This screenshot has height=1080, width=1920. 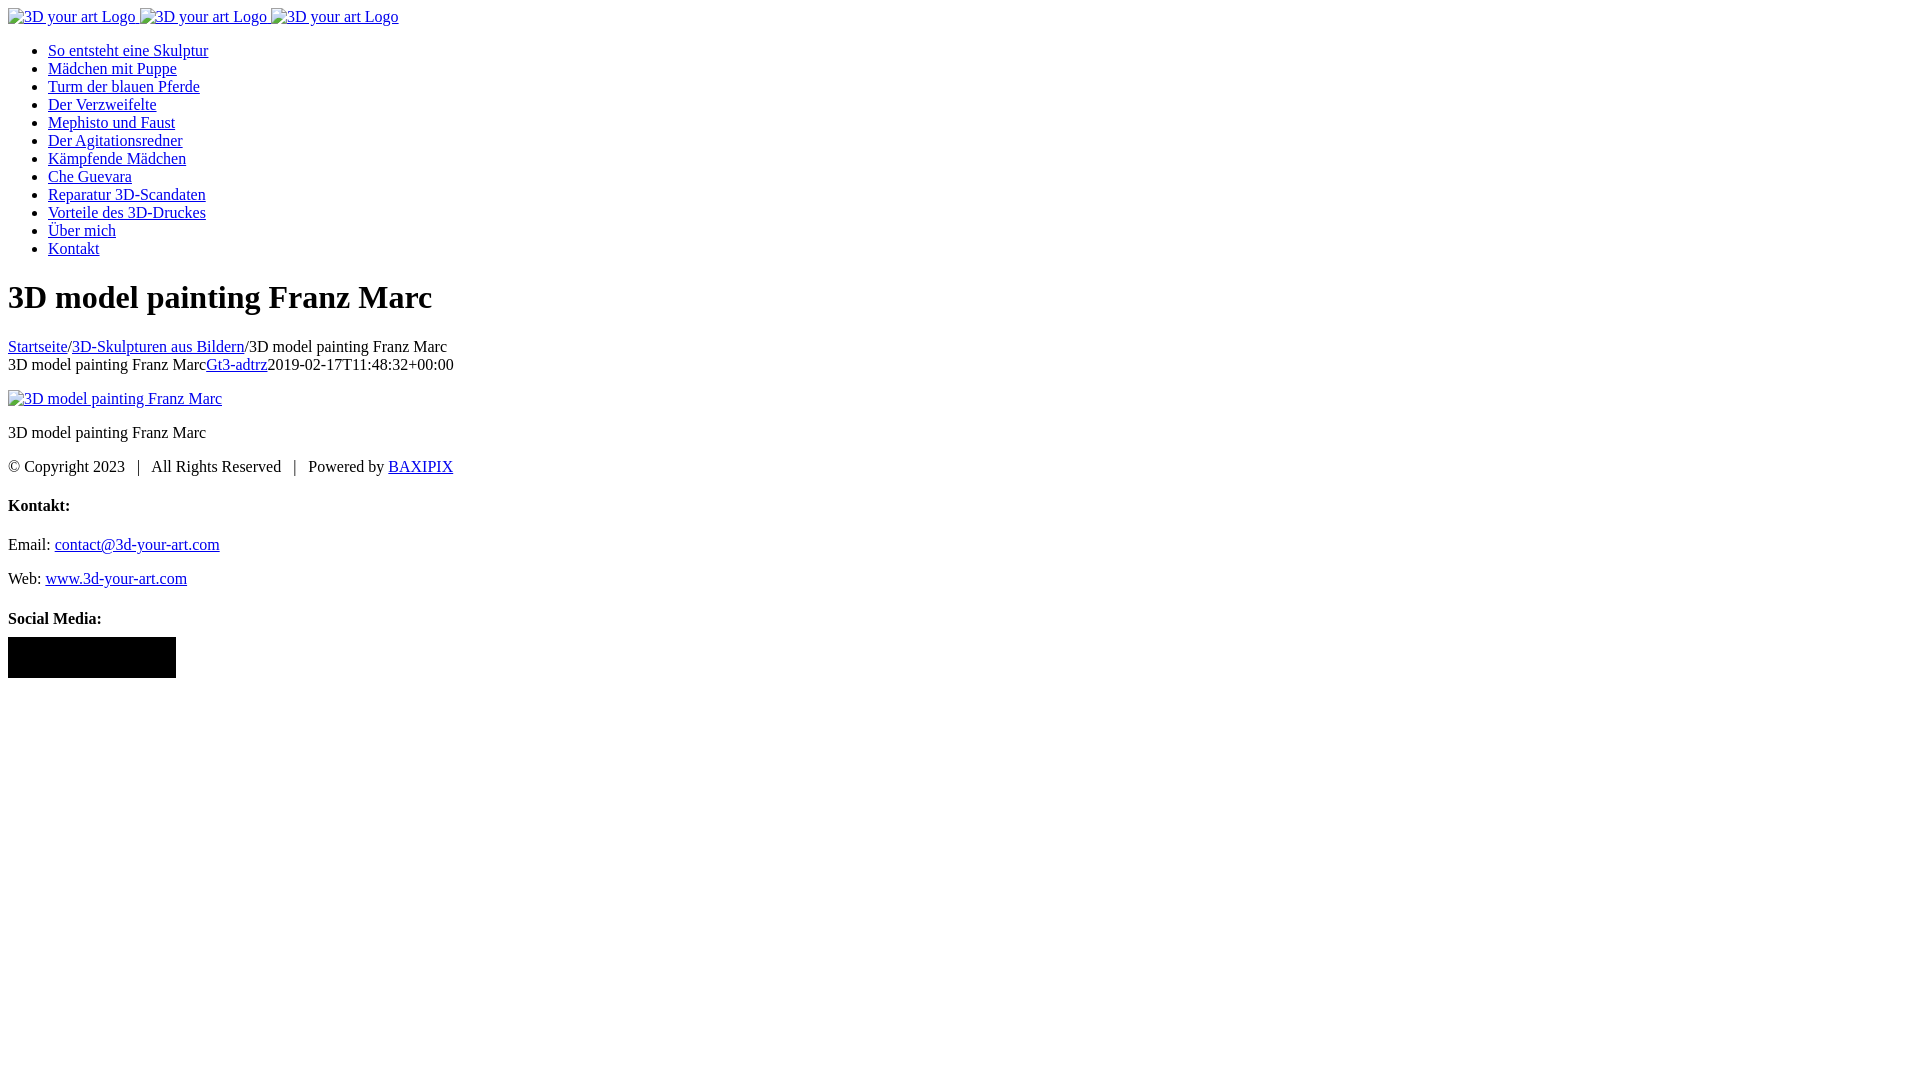 I want to click on 'Startseite', so click(x=38, y=345).